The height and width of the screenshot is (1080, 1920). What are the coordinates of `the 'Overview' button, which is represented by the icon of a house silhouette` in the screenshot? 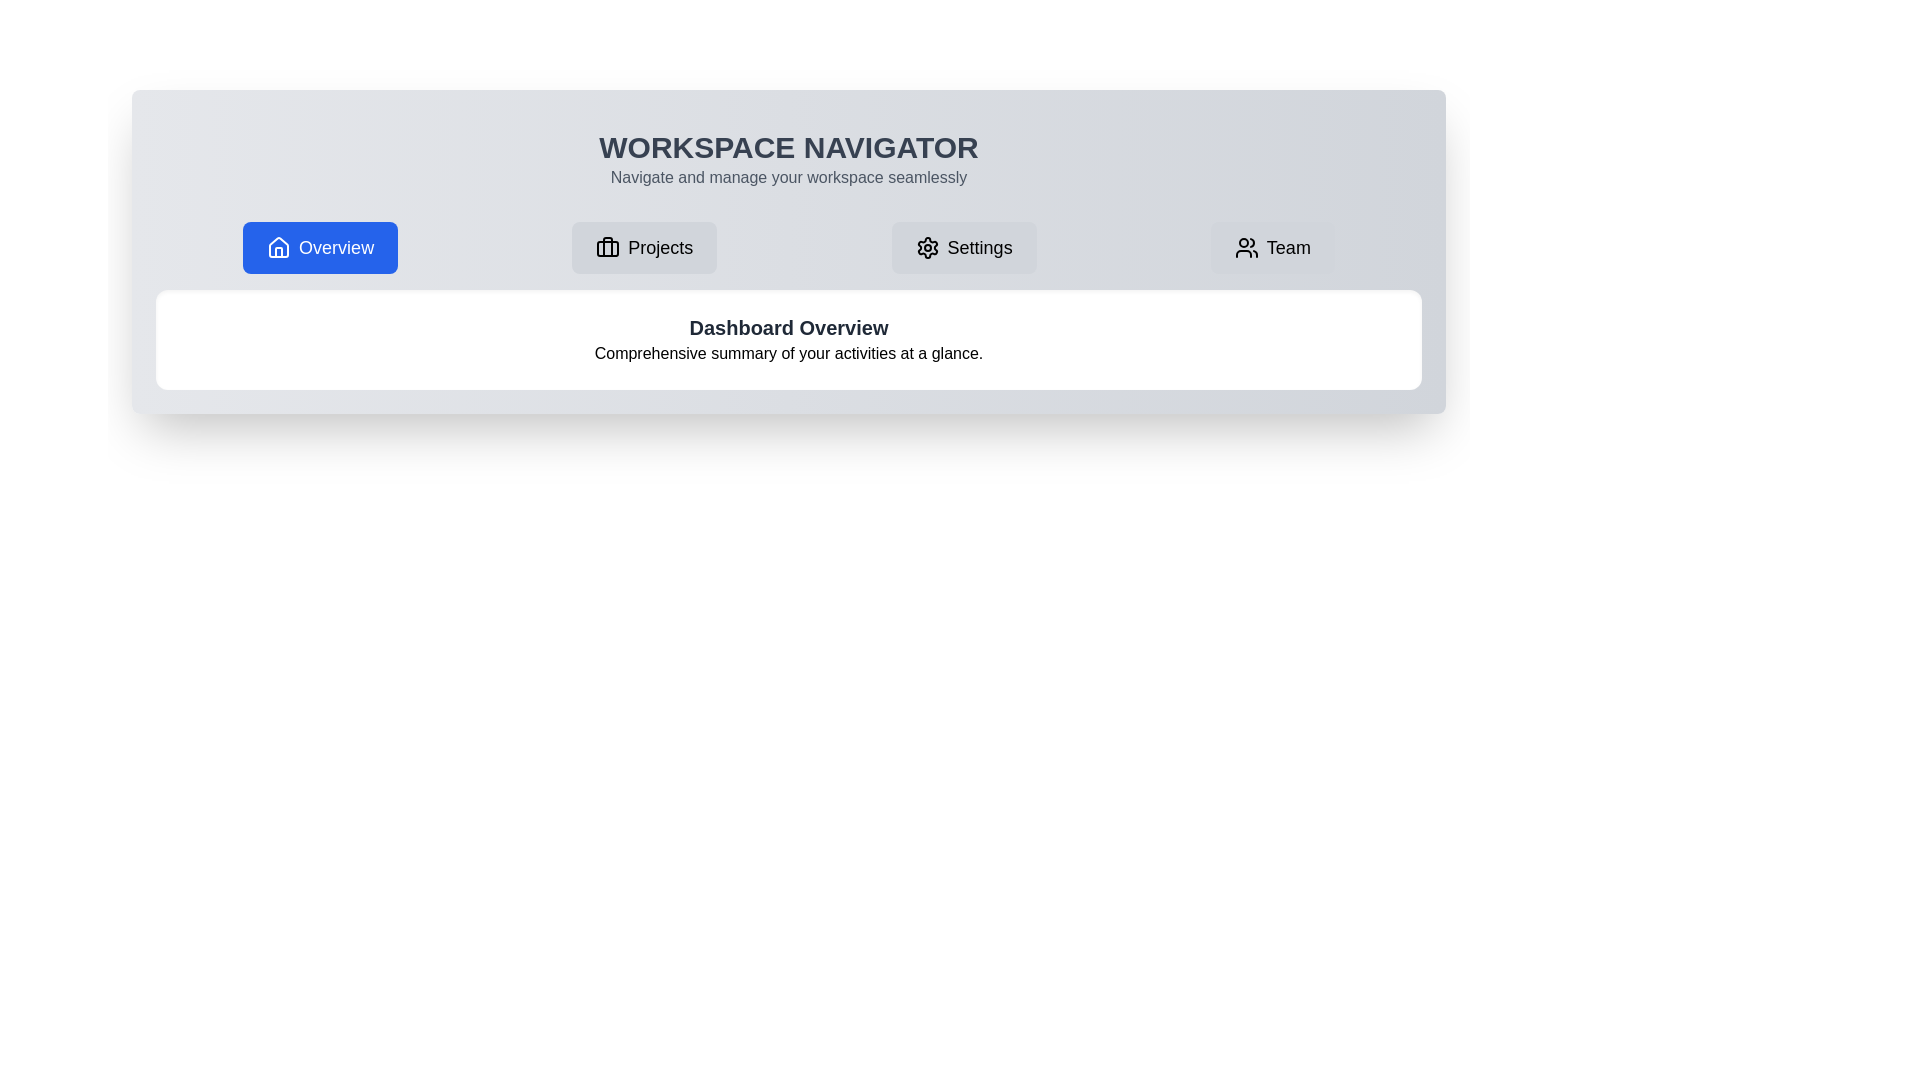 It's located at (278, 246).